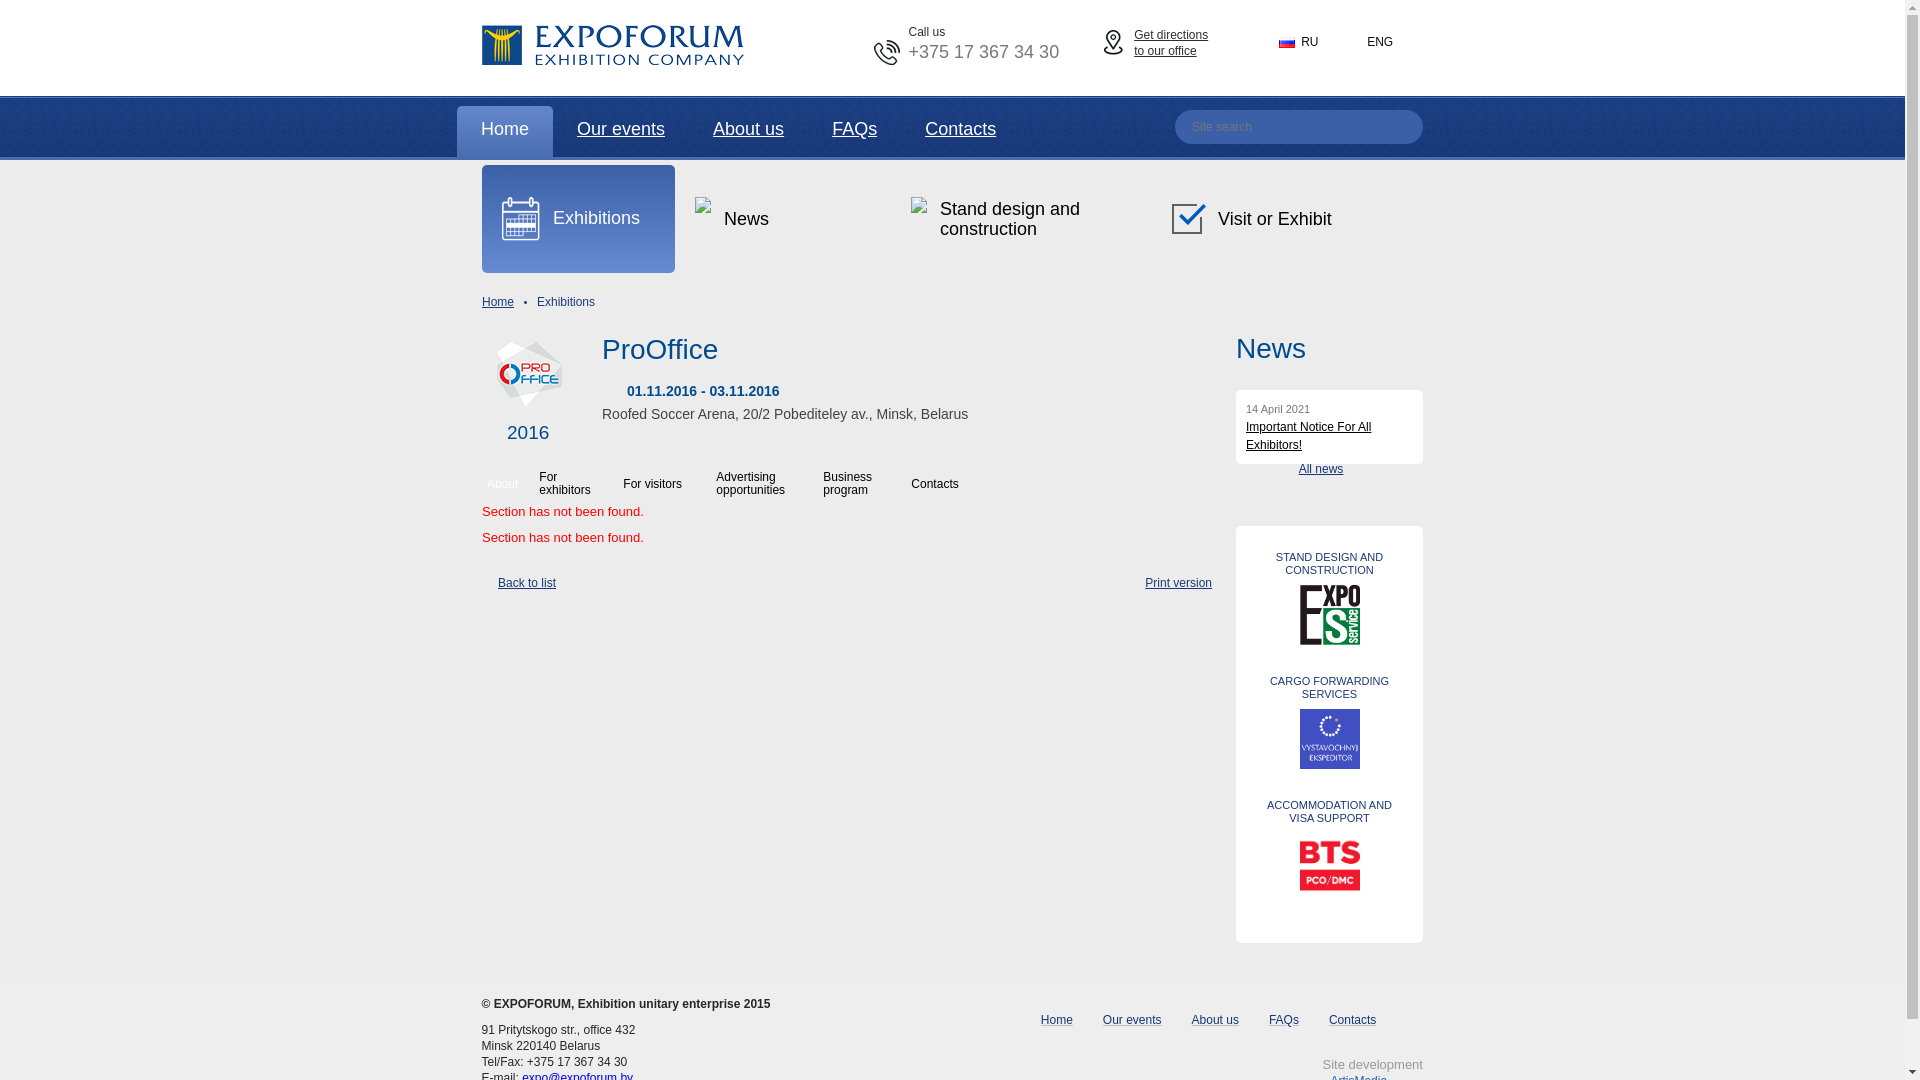 This screenshot has width=1920, height=1080. Describe the element at coordinates (1306, 42) in the screenshot. I see `'RU'` at that location.